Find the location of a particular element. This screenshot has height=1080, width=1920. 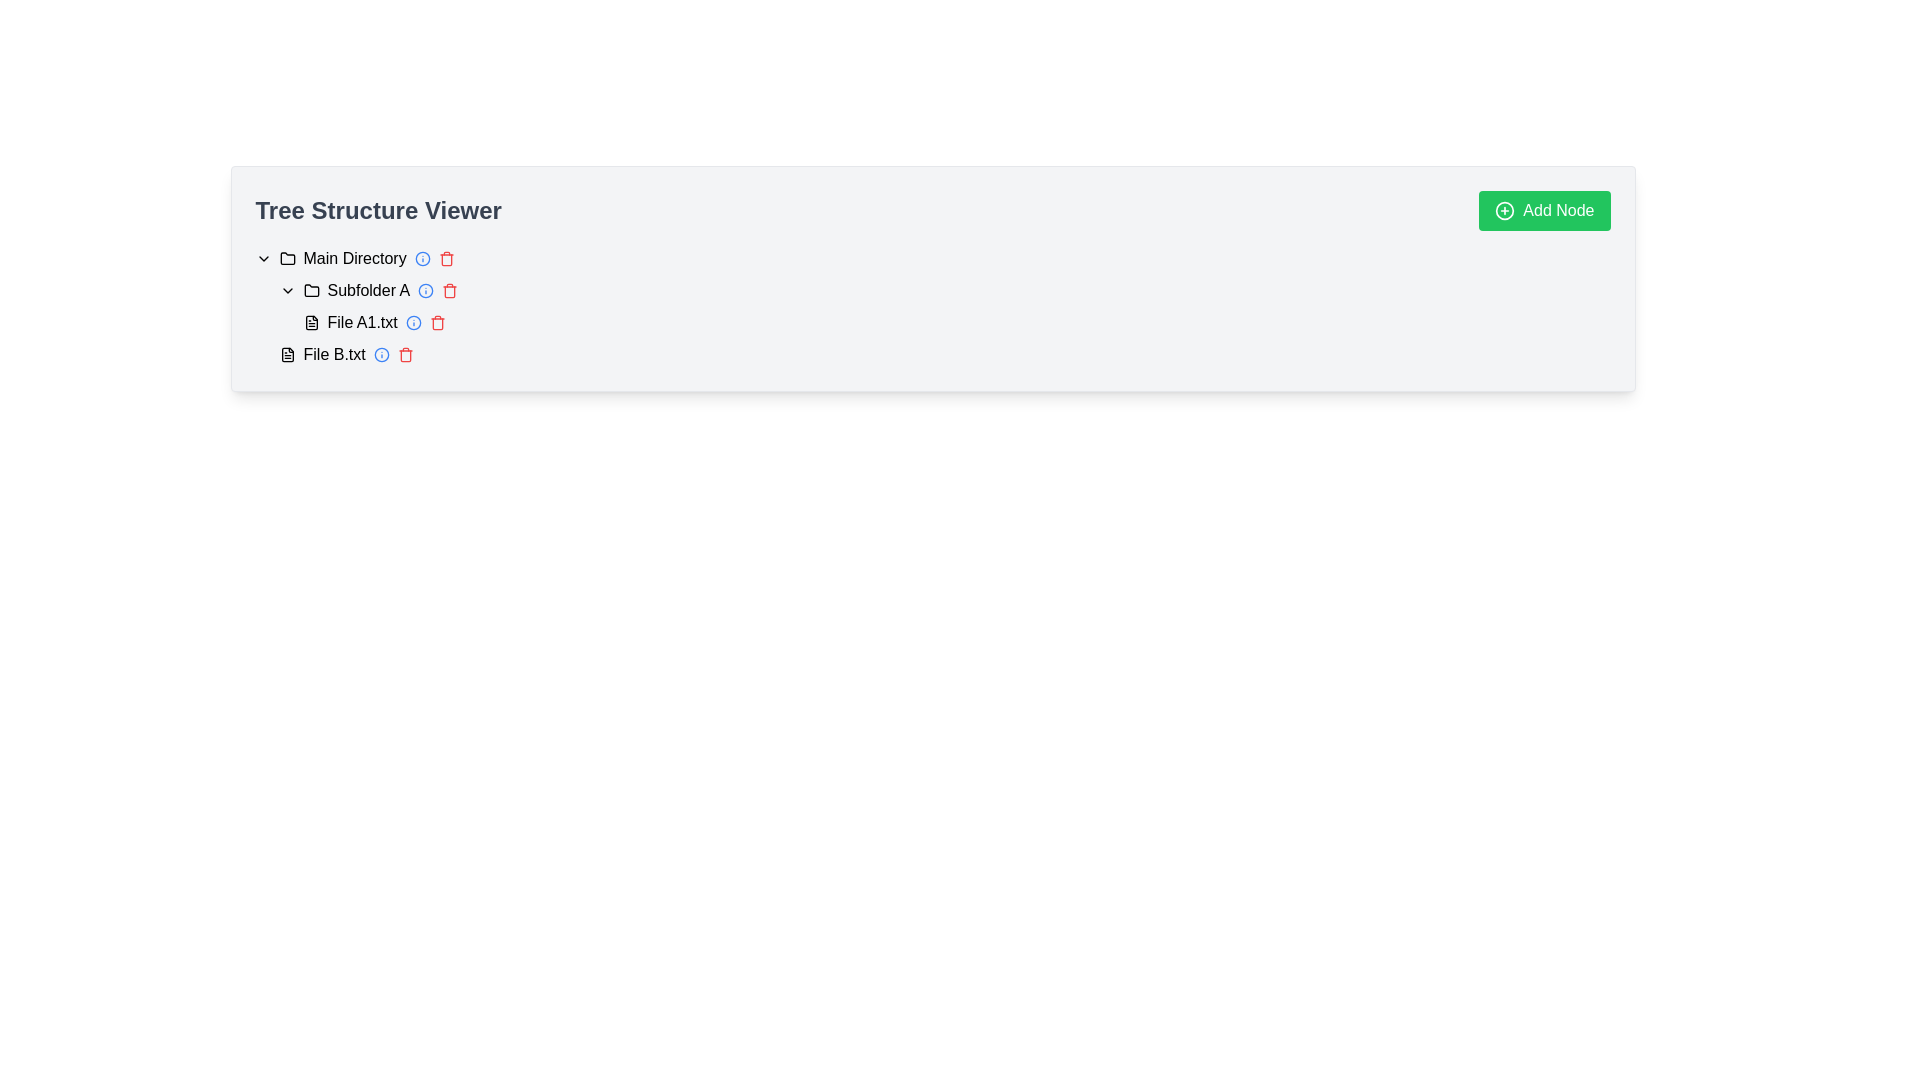

the circular graphical component with a light blue stroke located adjacent to the text 'Subfolder A' in the tree structure viewer interface is located at coordinates (421, 257).